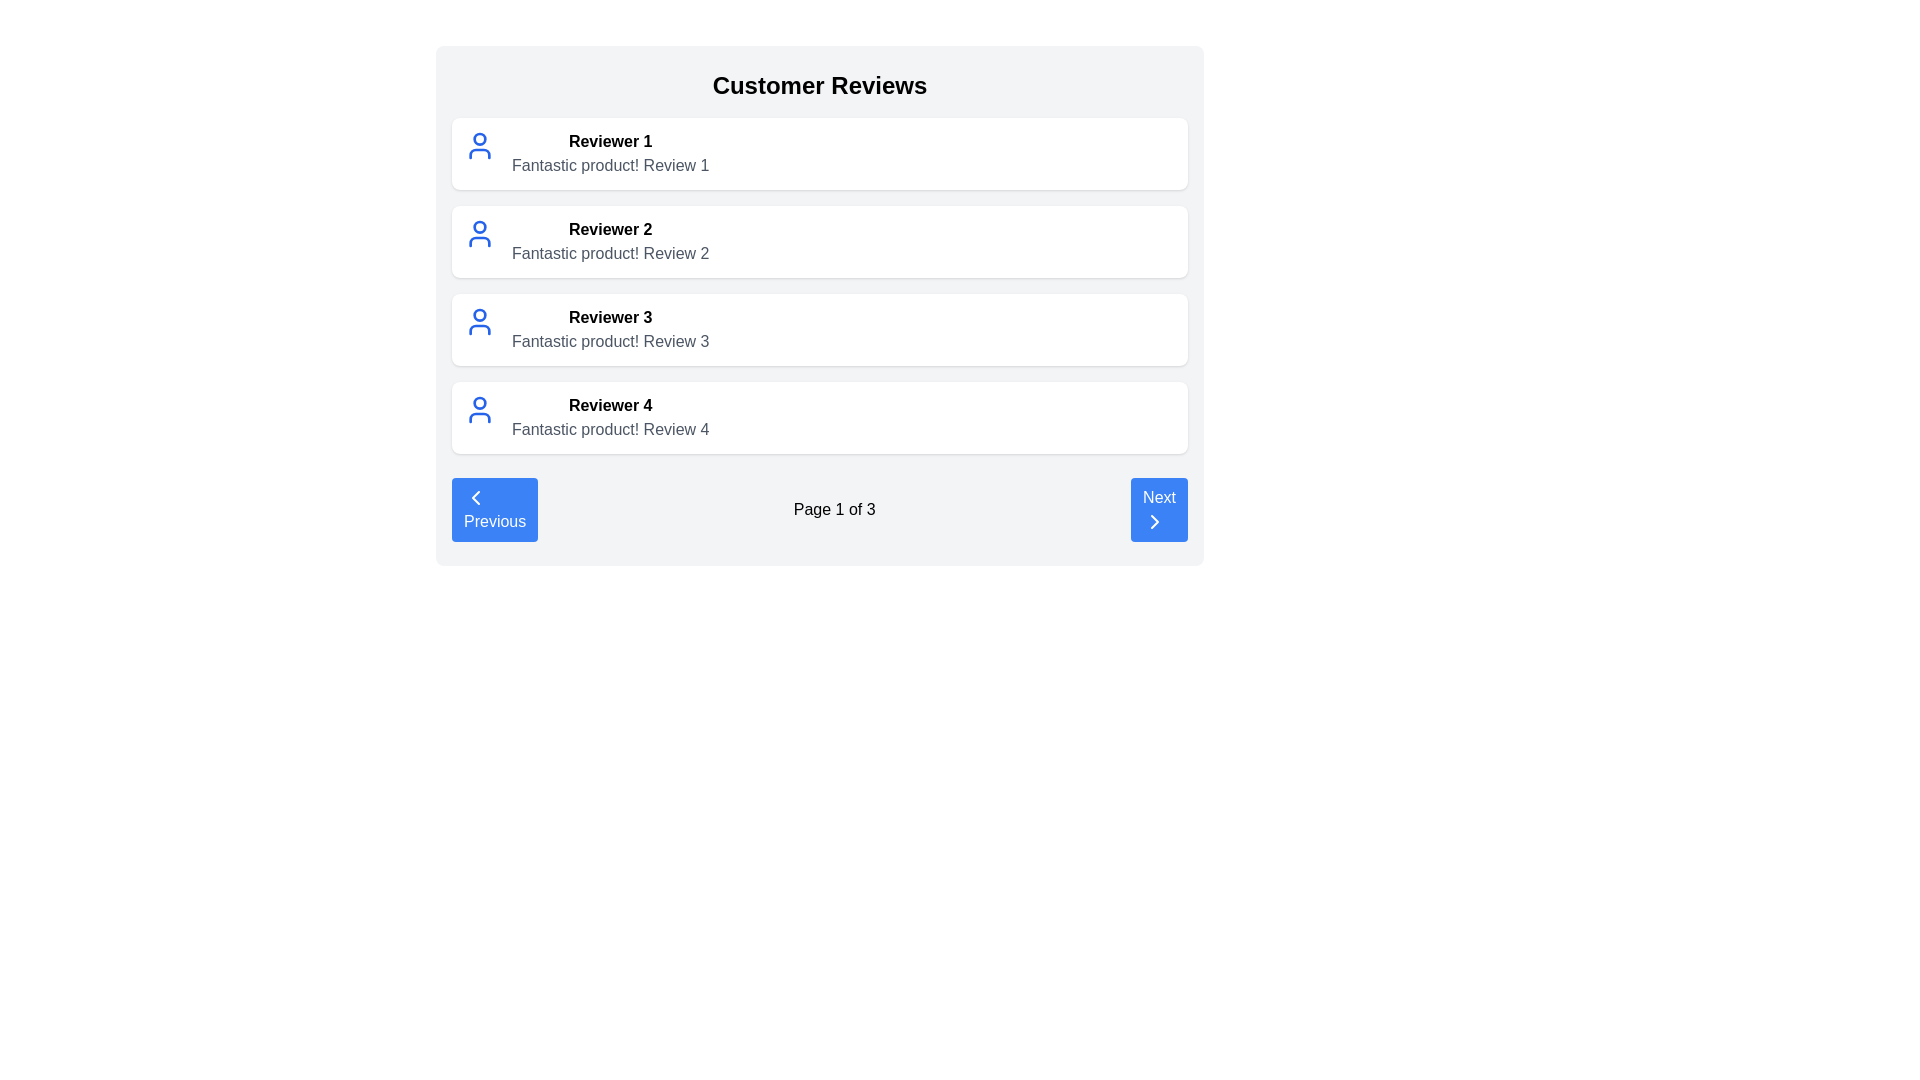 The image size is (1920, 1080). Describe the element at coordinates (474, 496) in the screenshot. I see `the leftward-pointing chevron icon inside the blue 'Previous' button` at that location.